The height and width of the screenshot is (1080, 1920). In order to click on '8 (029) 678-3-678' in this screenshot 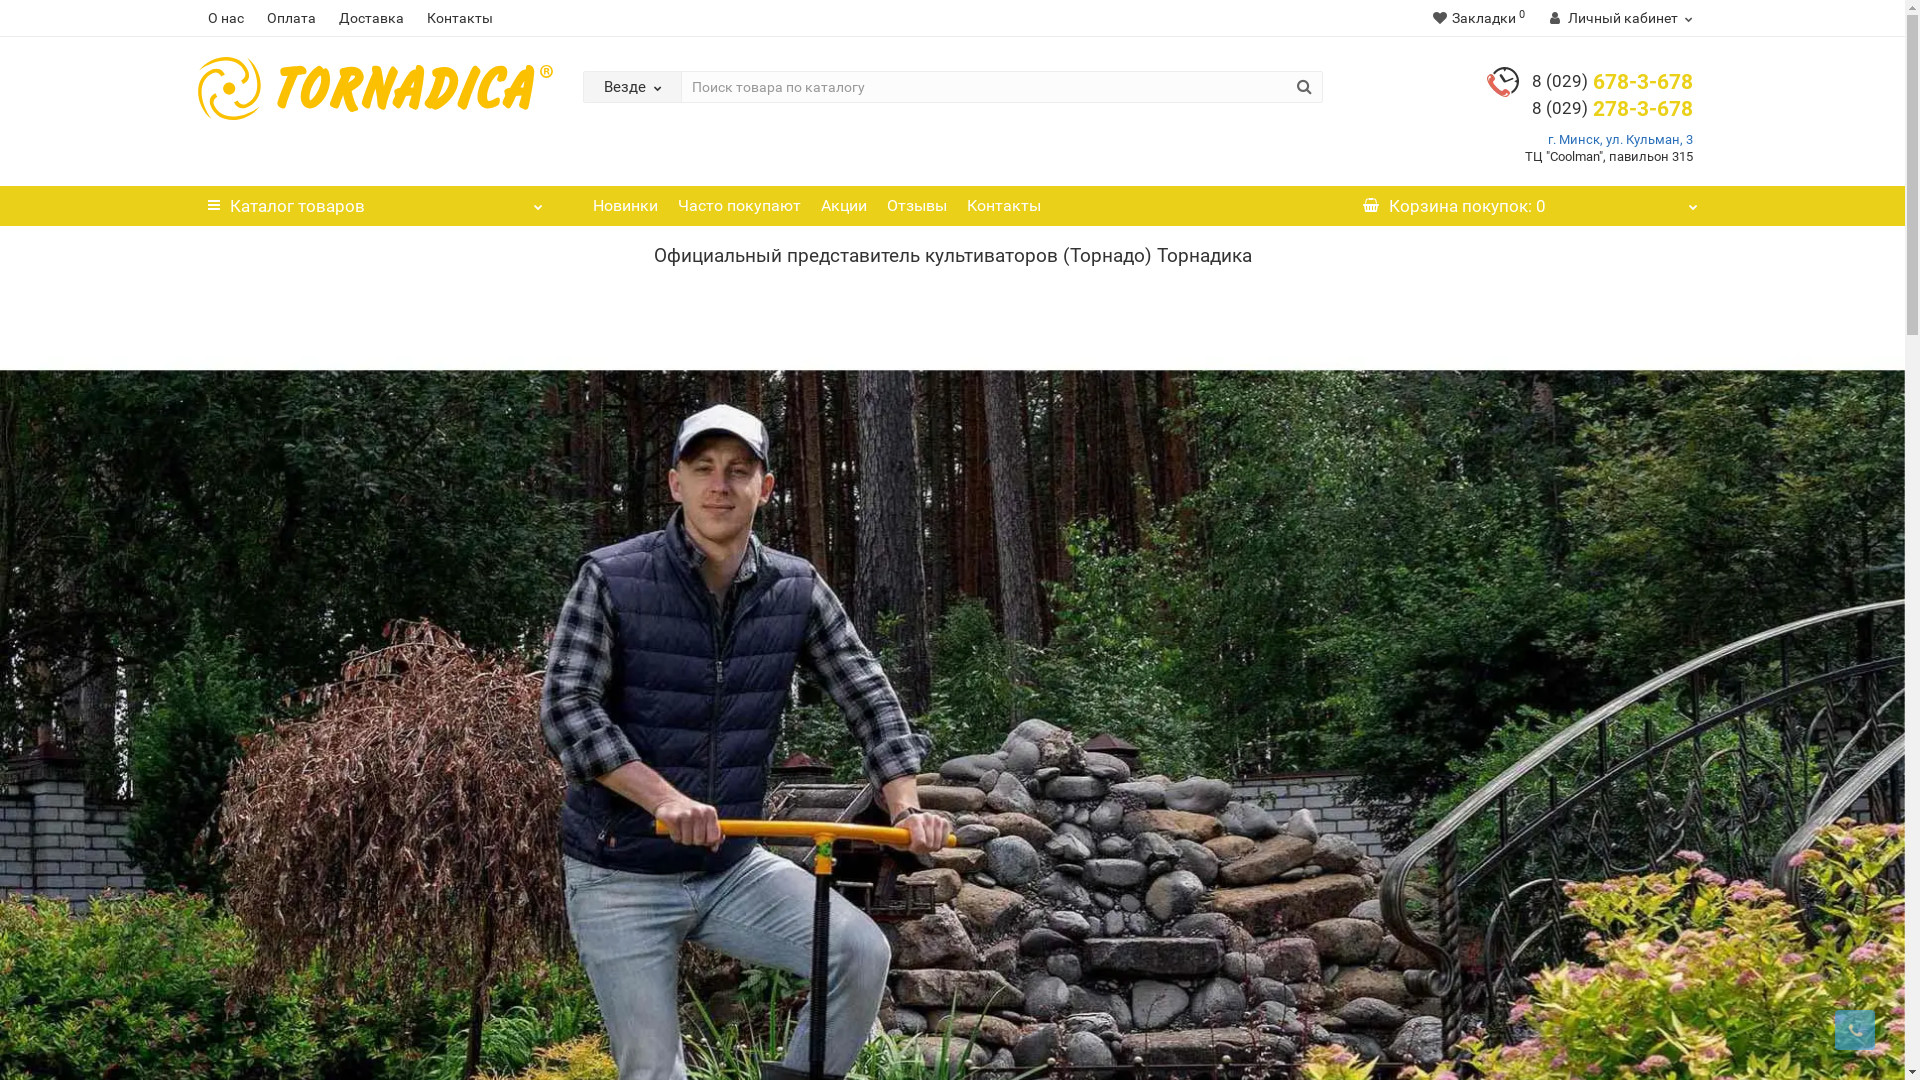, I will do `click(1612, 80)`.